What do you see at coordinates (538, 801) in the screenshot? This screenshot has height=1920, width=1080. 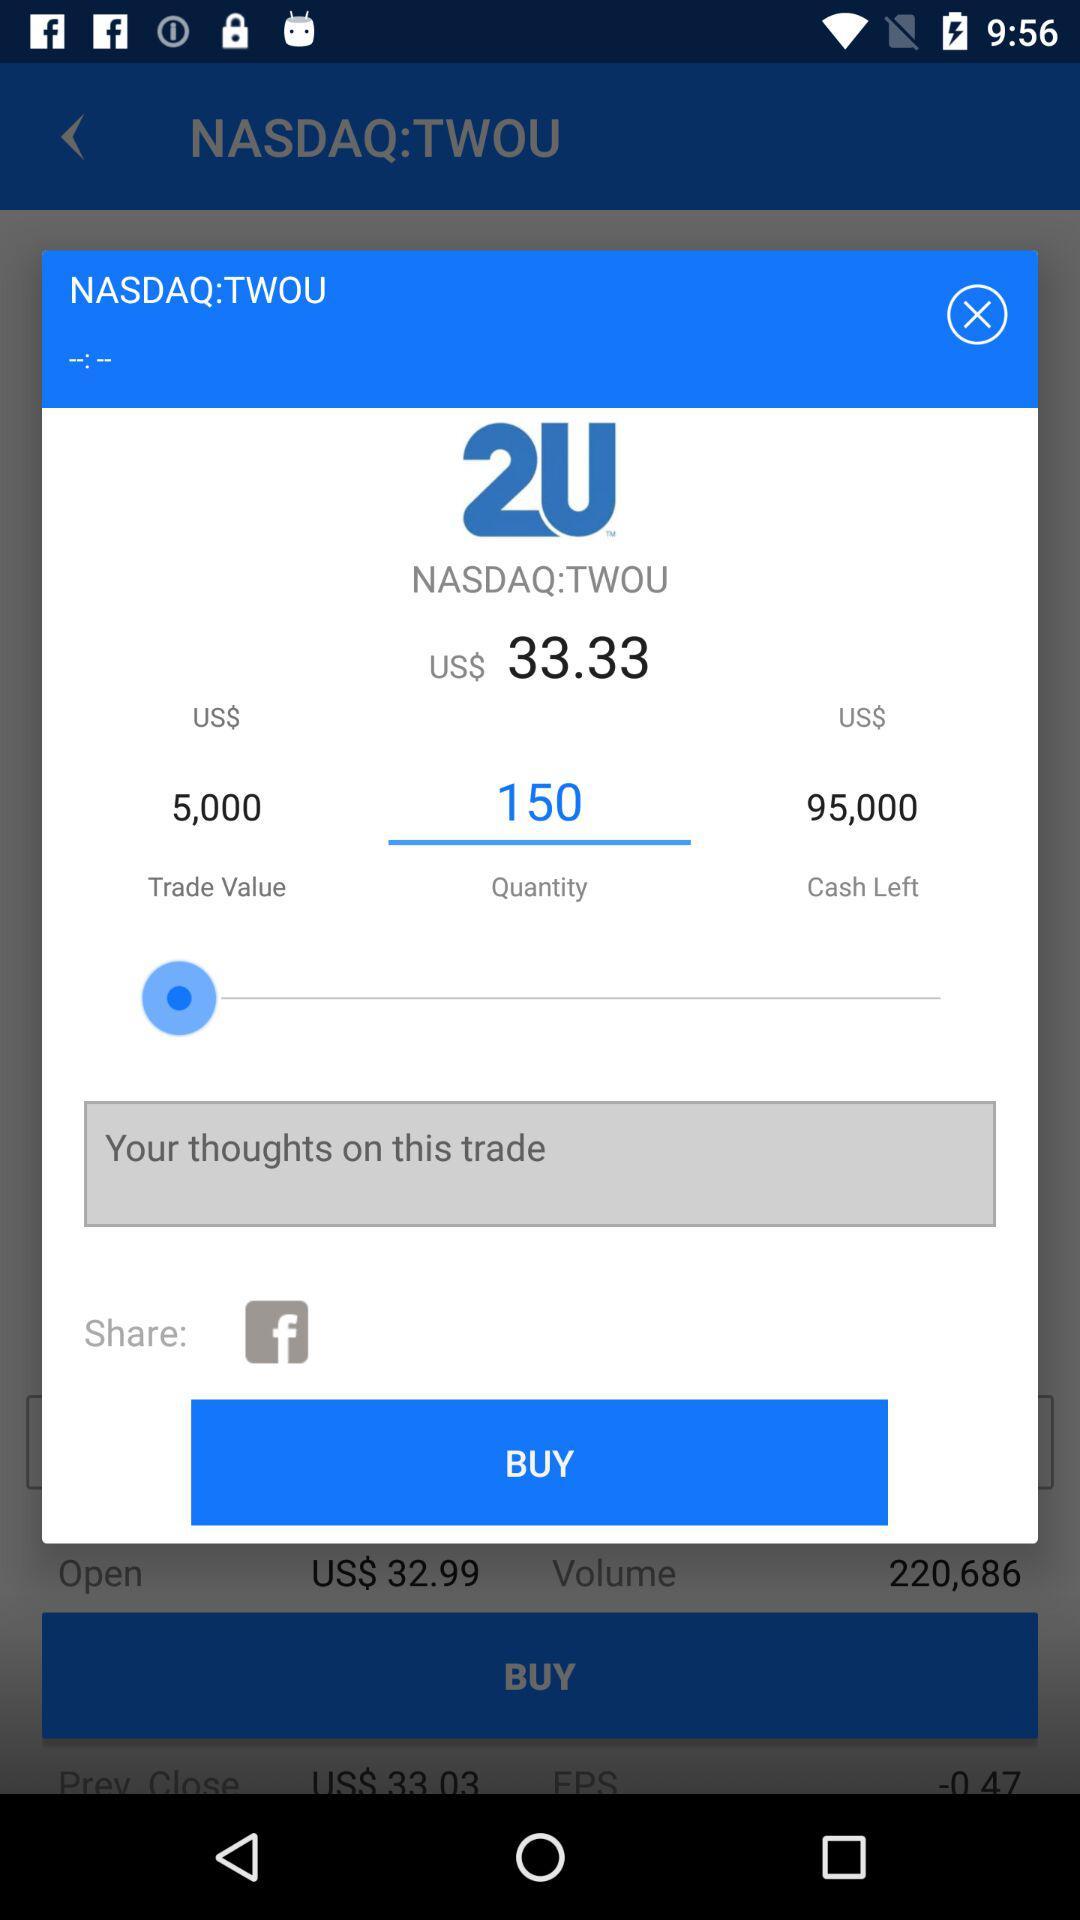 I see `icon next to the us$` at bounding box center [538, 801].